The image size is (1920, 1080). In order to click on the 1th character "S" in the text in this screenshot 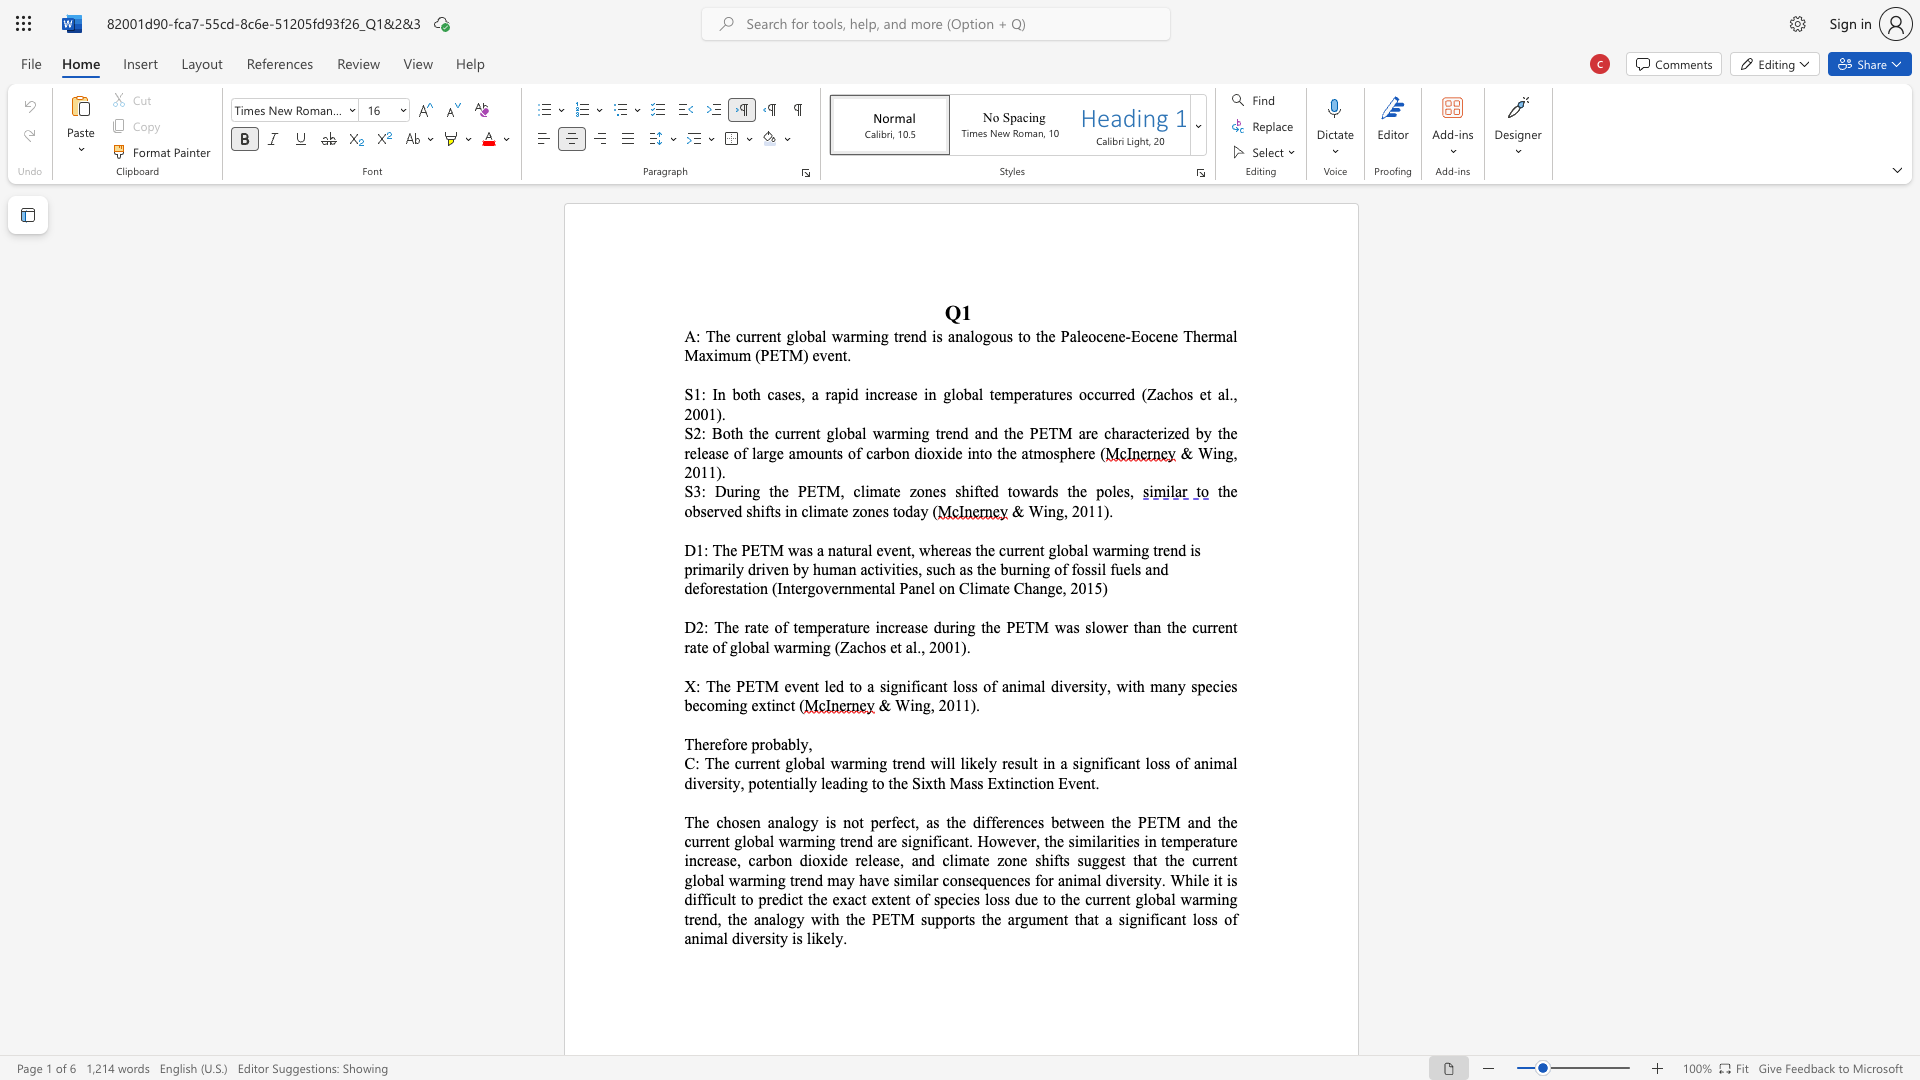, I will do `click(688, 491)`.